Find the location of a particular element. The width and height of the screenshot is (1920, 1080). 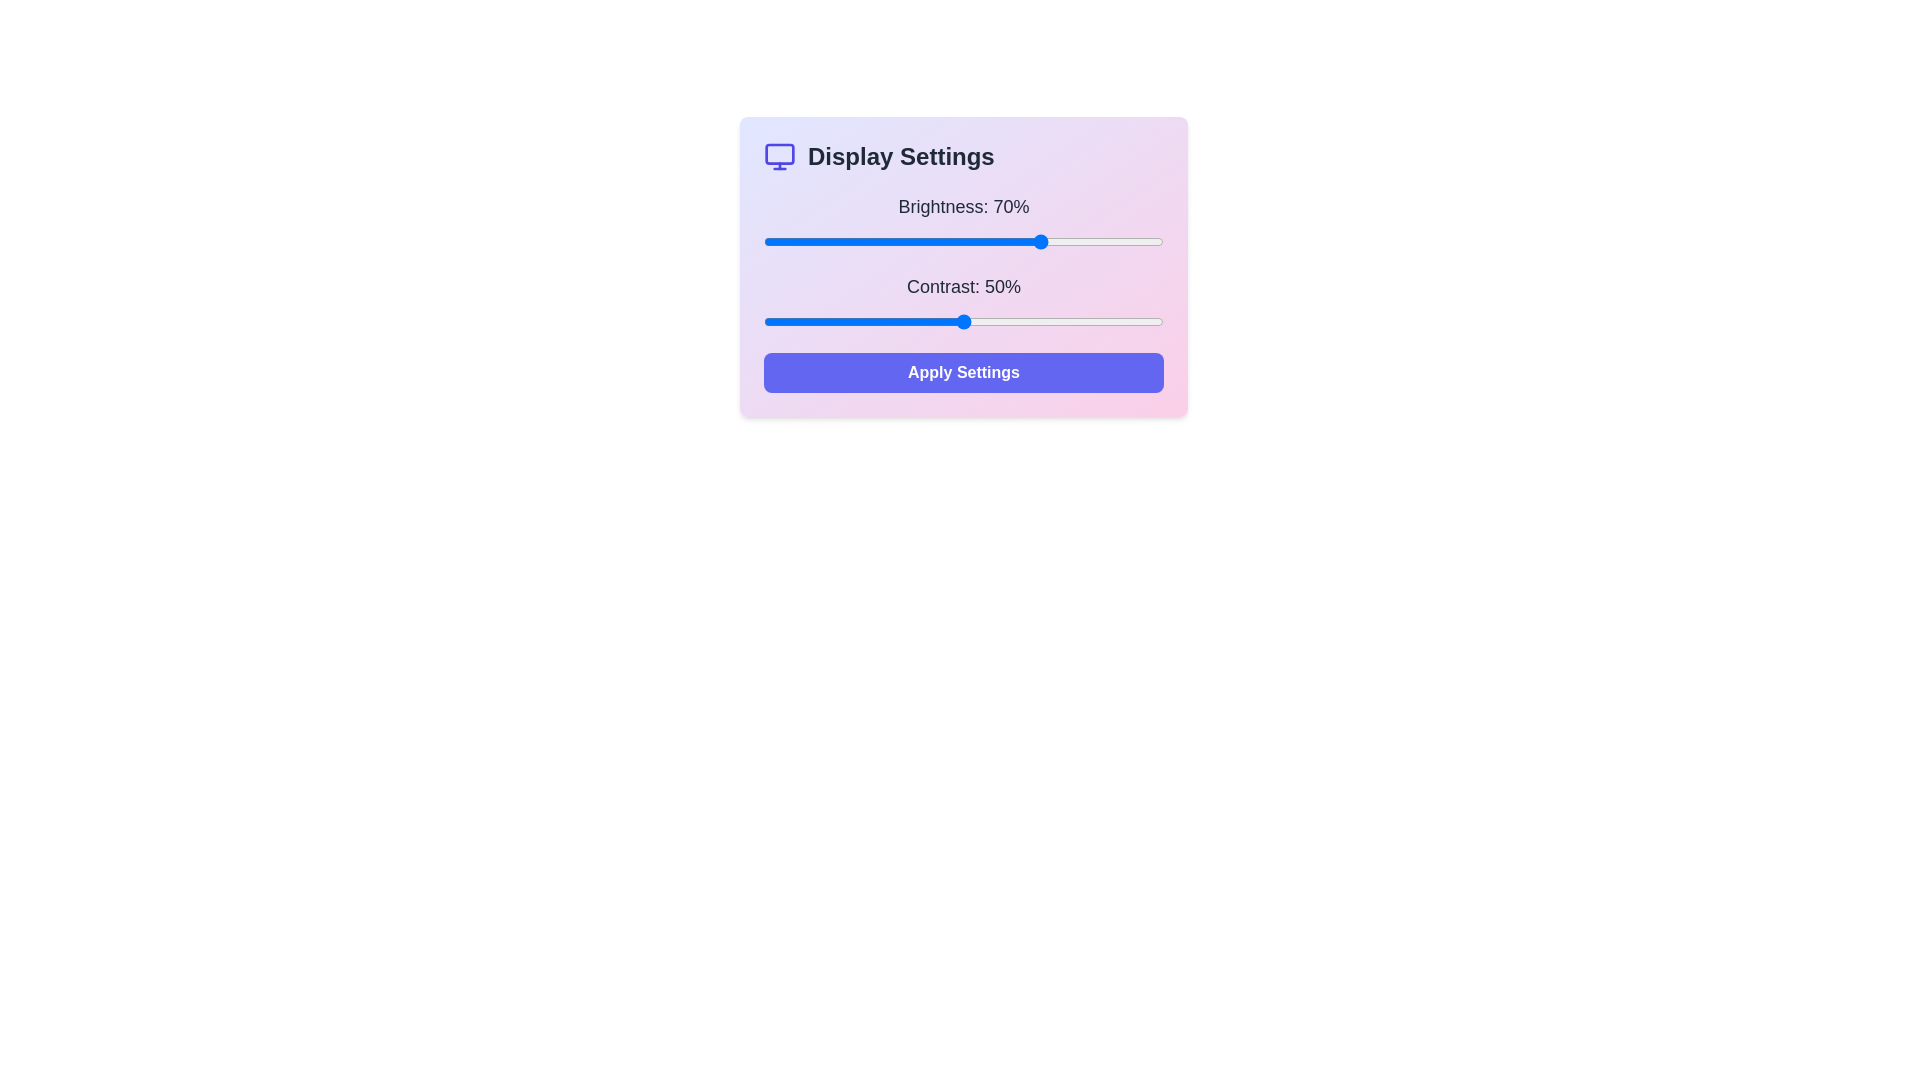

the brightness slider to 7% is located at coordinates (791, 241).